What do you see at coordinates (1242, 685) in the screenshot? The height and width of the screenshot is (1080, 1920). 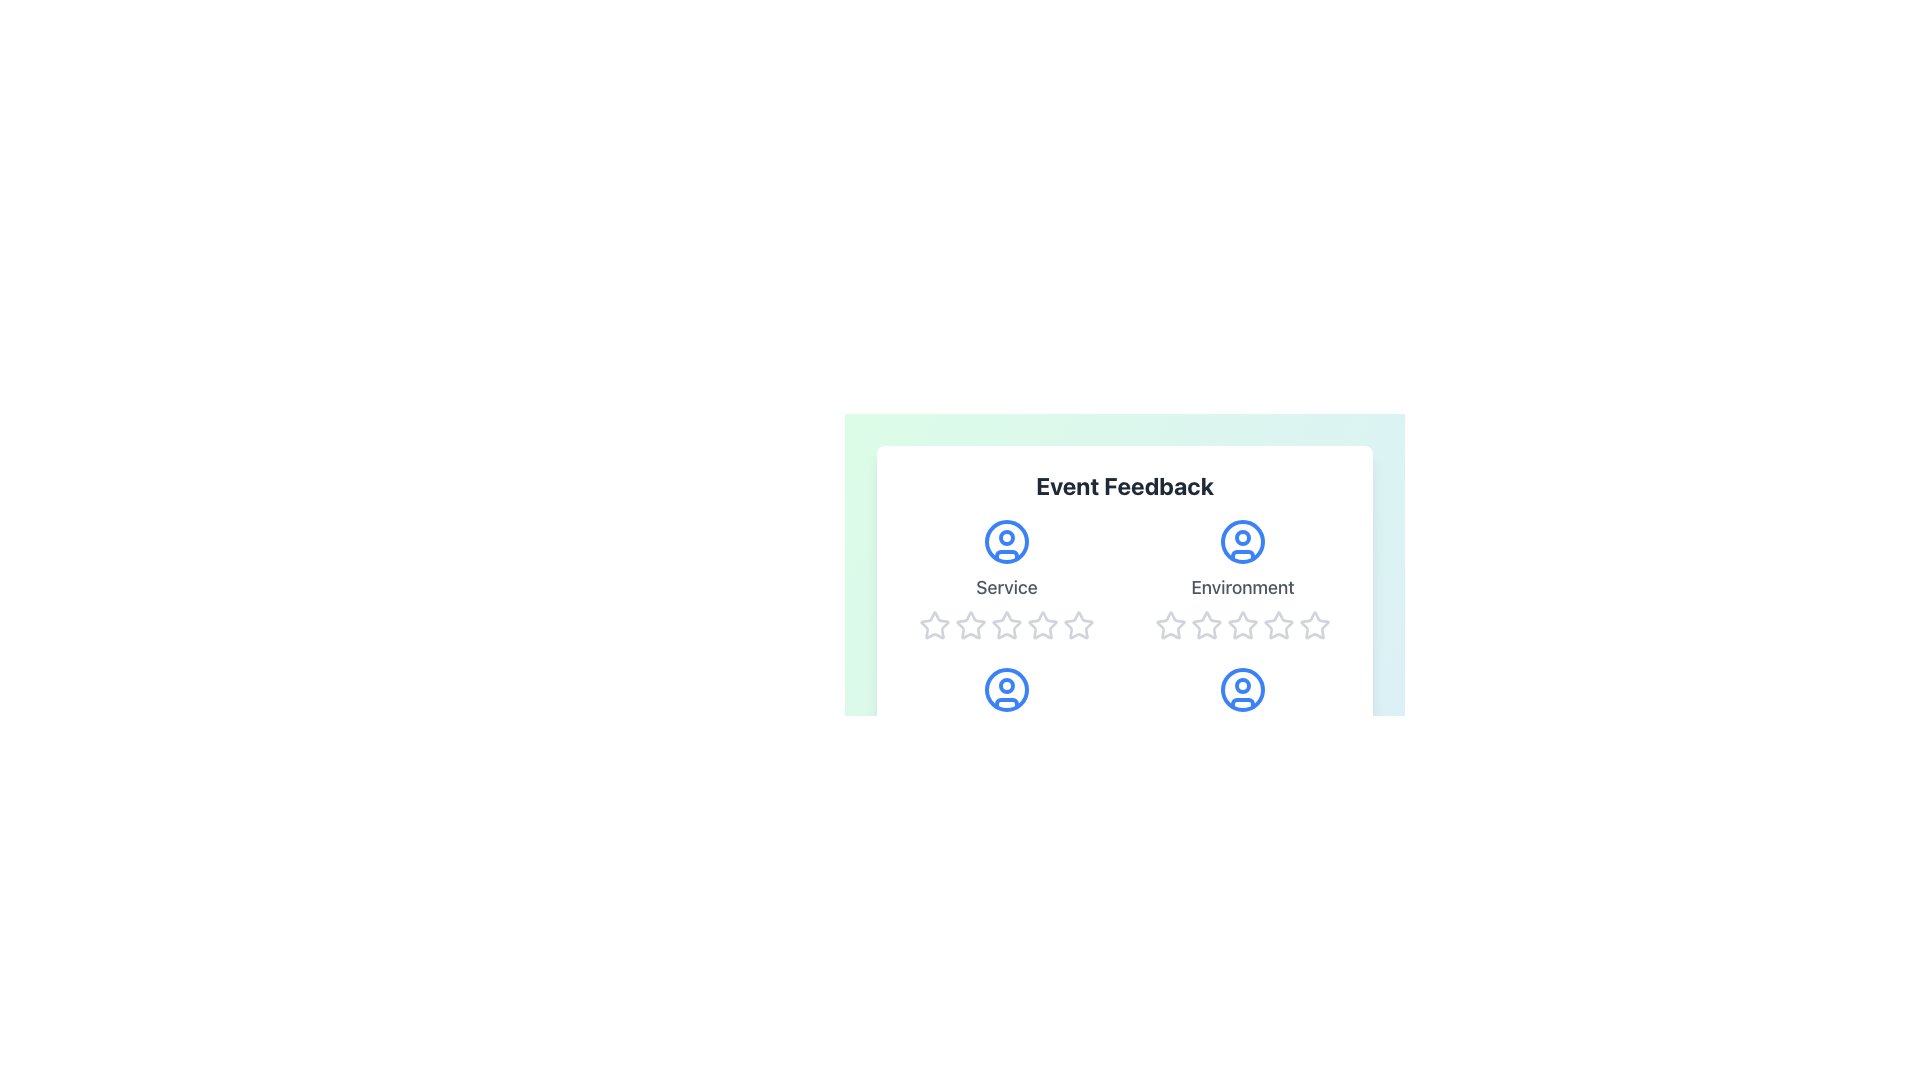 I see `the inner circle of the user icon located in the lower right corner of the feedback form layout` at bounding box center [1242, 685].